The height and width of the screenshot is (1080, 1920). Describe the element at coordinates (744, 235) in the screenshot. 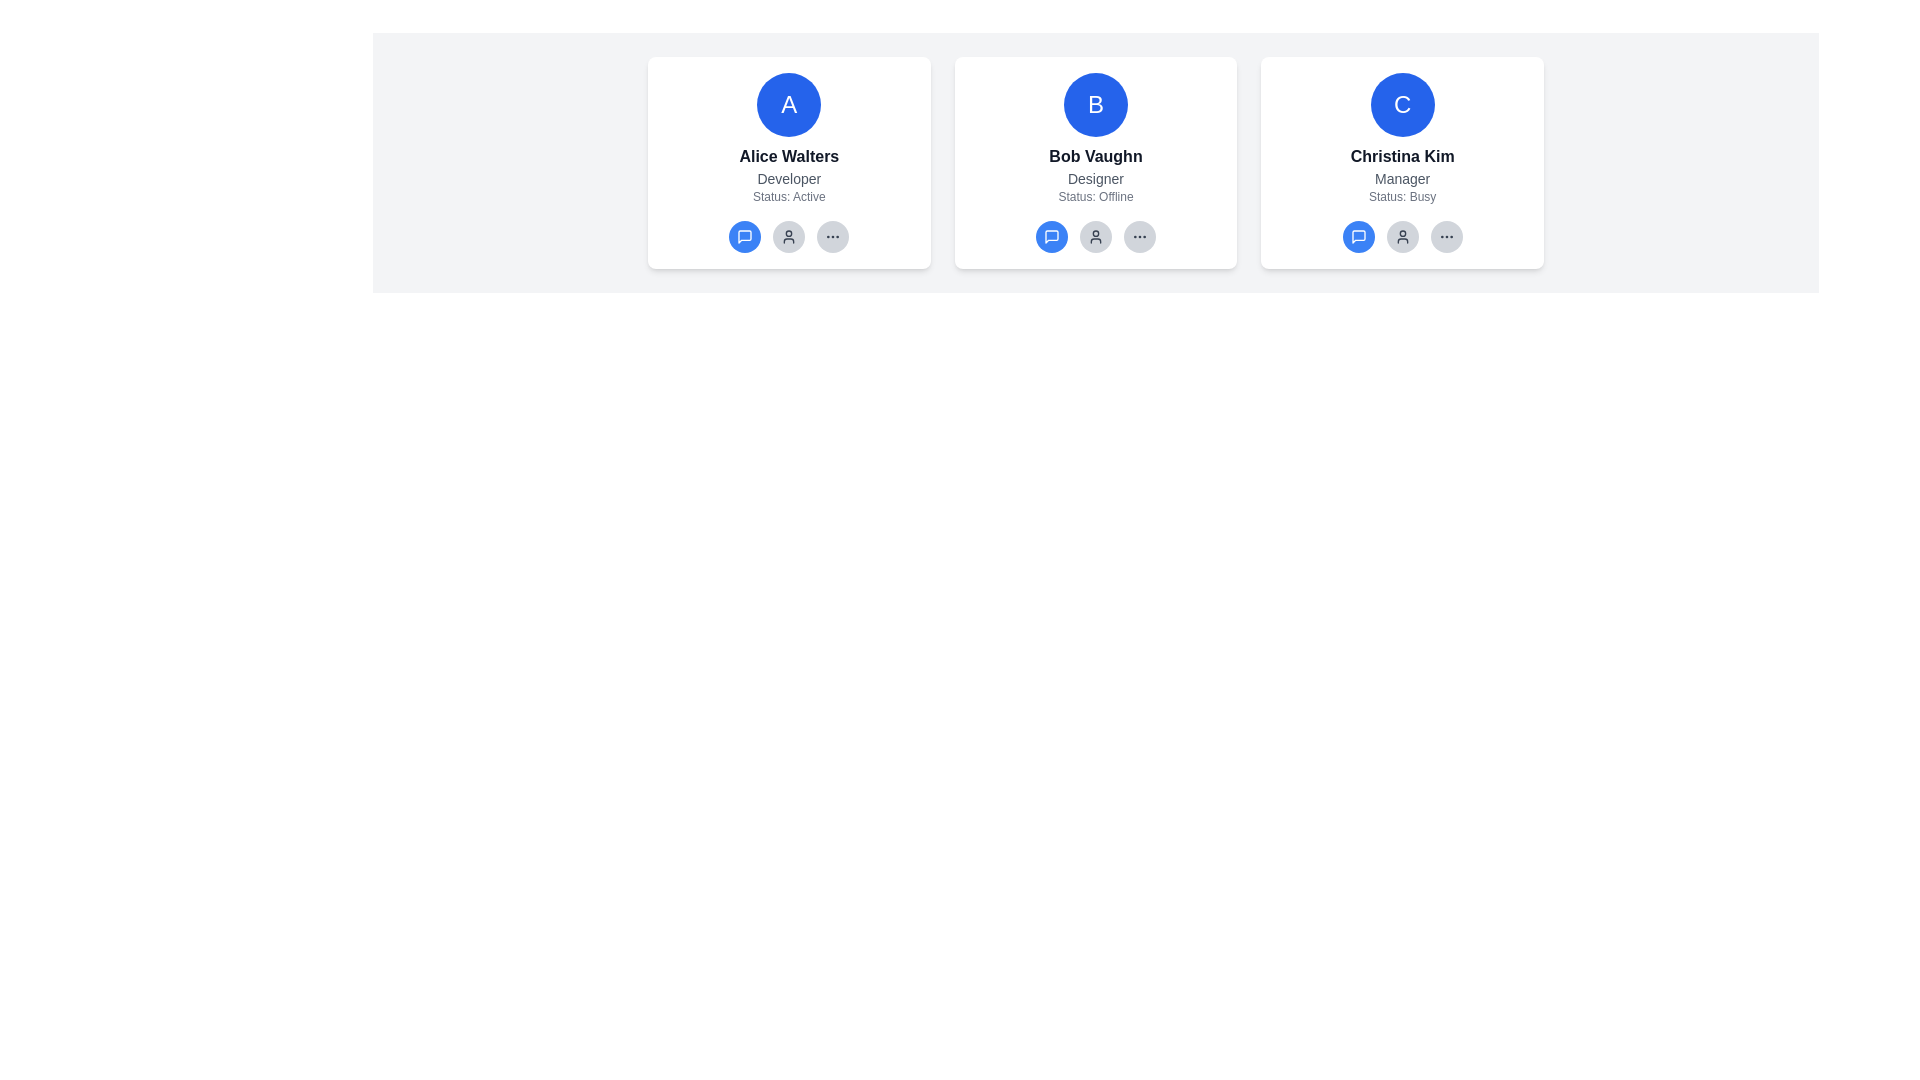

I see `the circular chat button with a speech bubble icon for 'Alice Walters' to observe its hover effect` at that location.